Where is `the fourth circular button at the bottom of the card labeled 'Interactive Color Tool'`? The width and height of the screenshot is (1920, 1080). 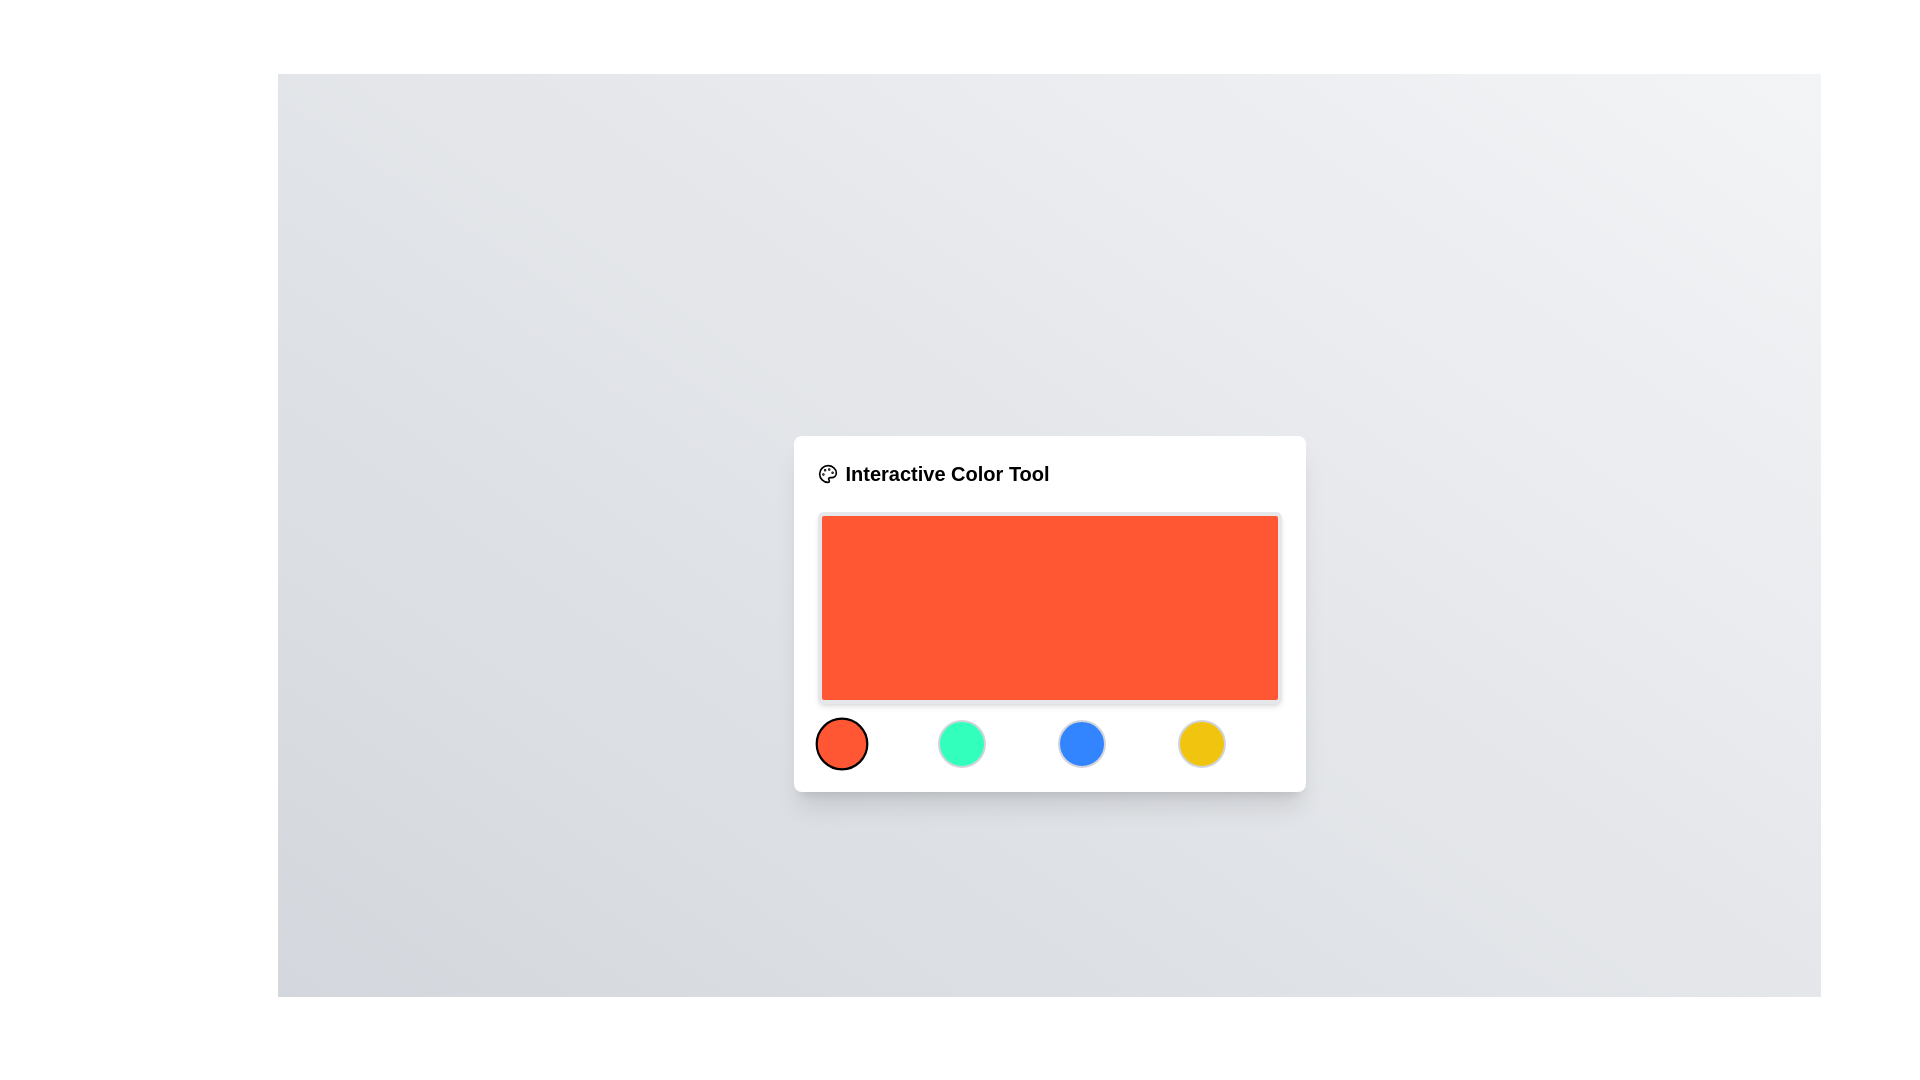 the fourth circular button at the bottom of the card labeled 'Interactive Color Tool' is located at coordinates (1200, 744).